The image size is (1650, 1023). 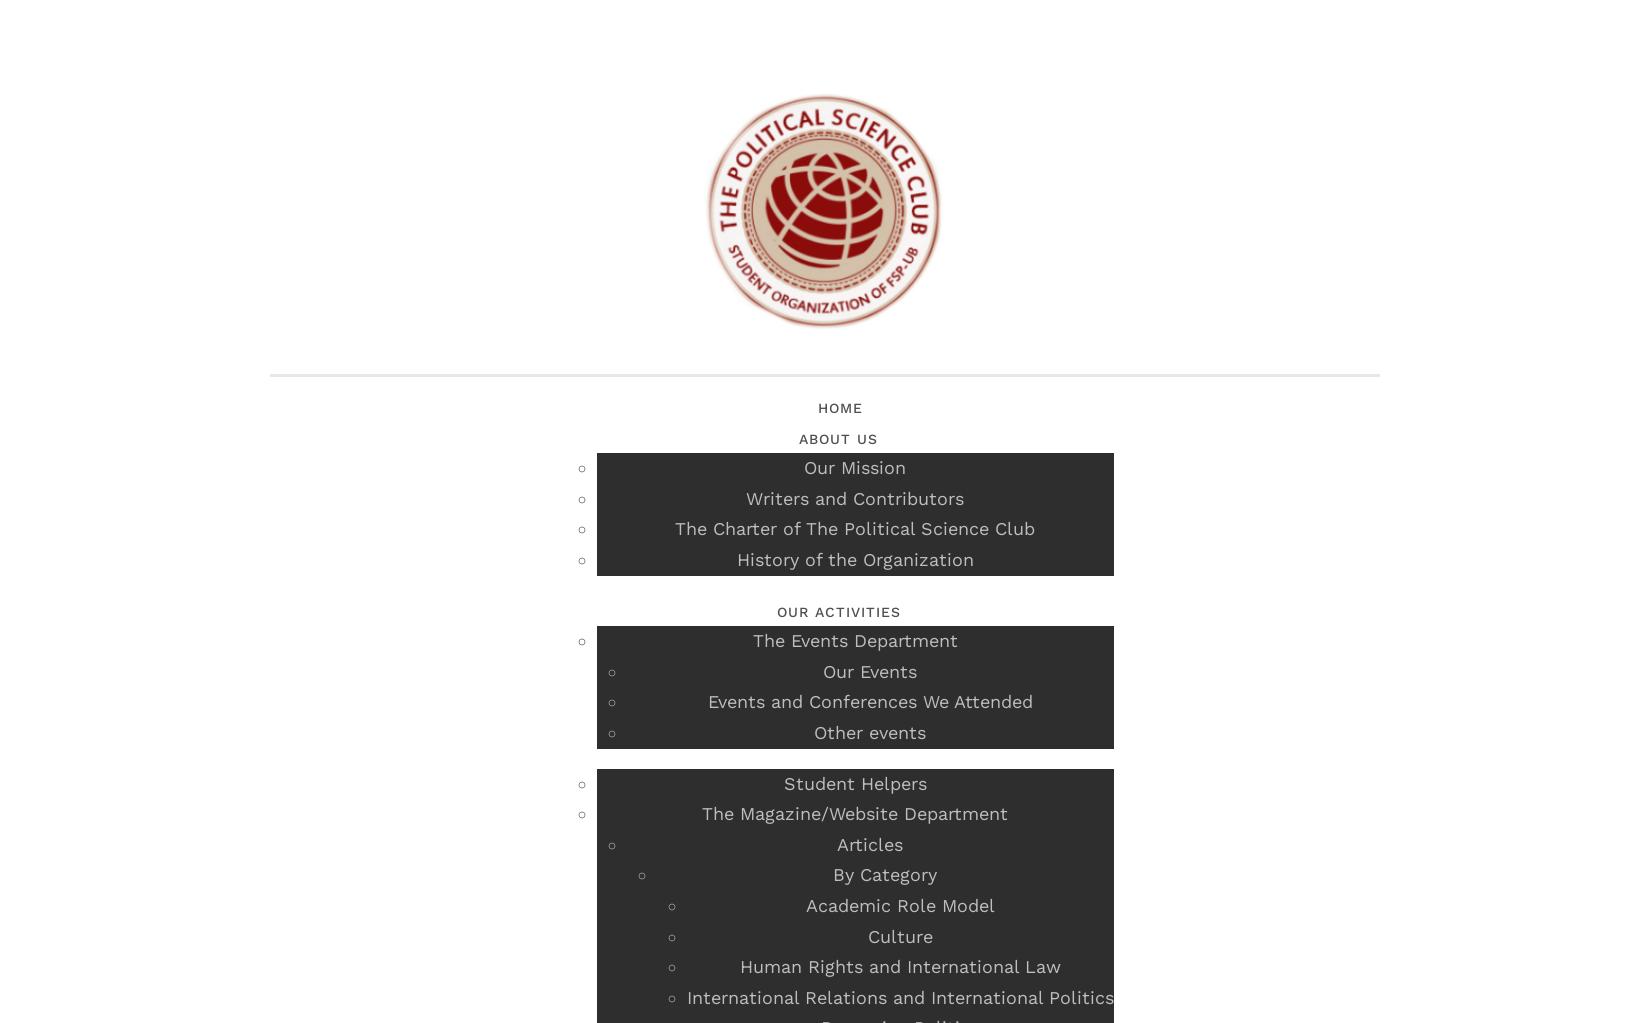 I want to click on 'Our Events', so click(x=870, y=669).